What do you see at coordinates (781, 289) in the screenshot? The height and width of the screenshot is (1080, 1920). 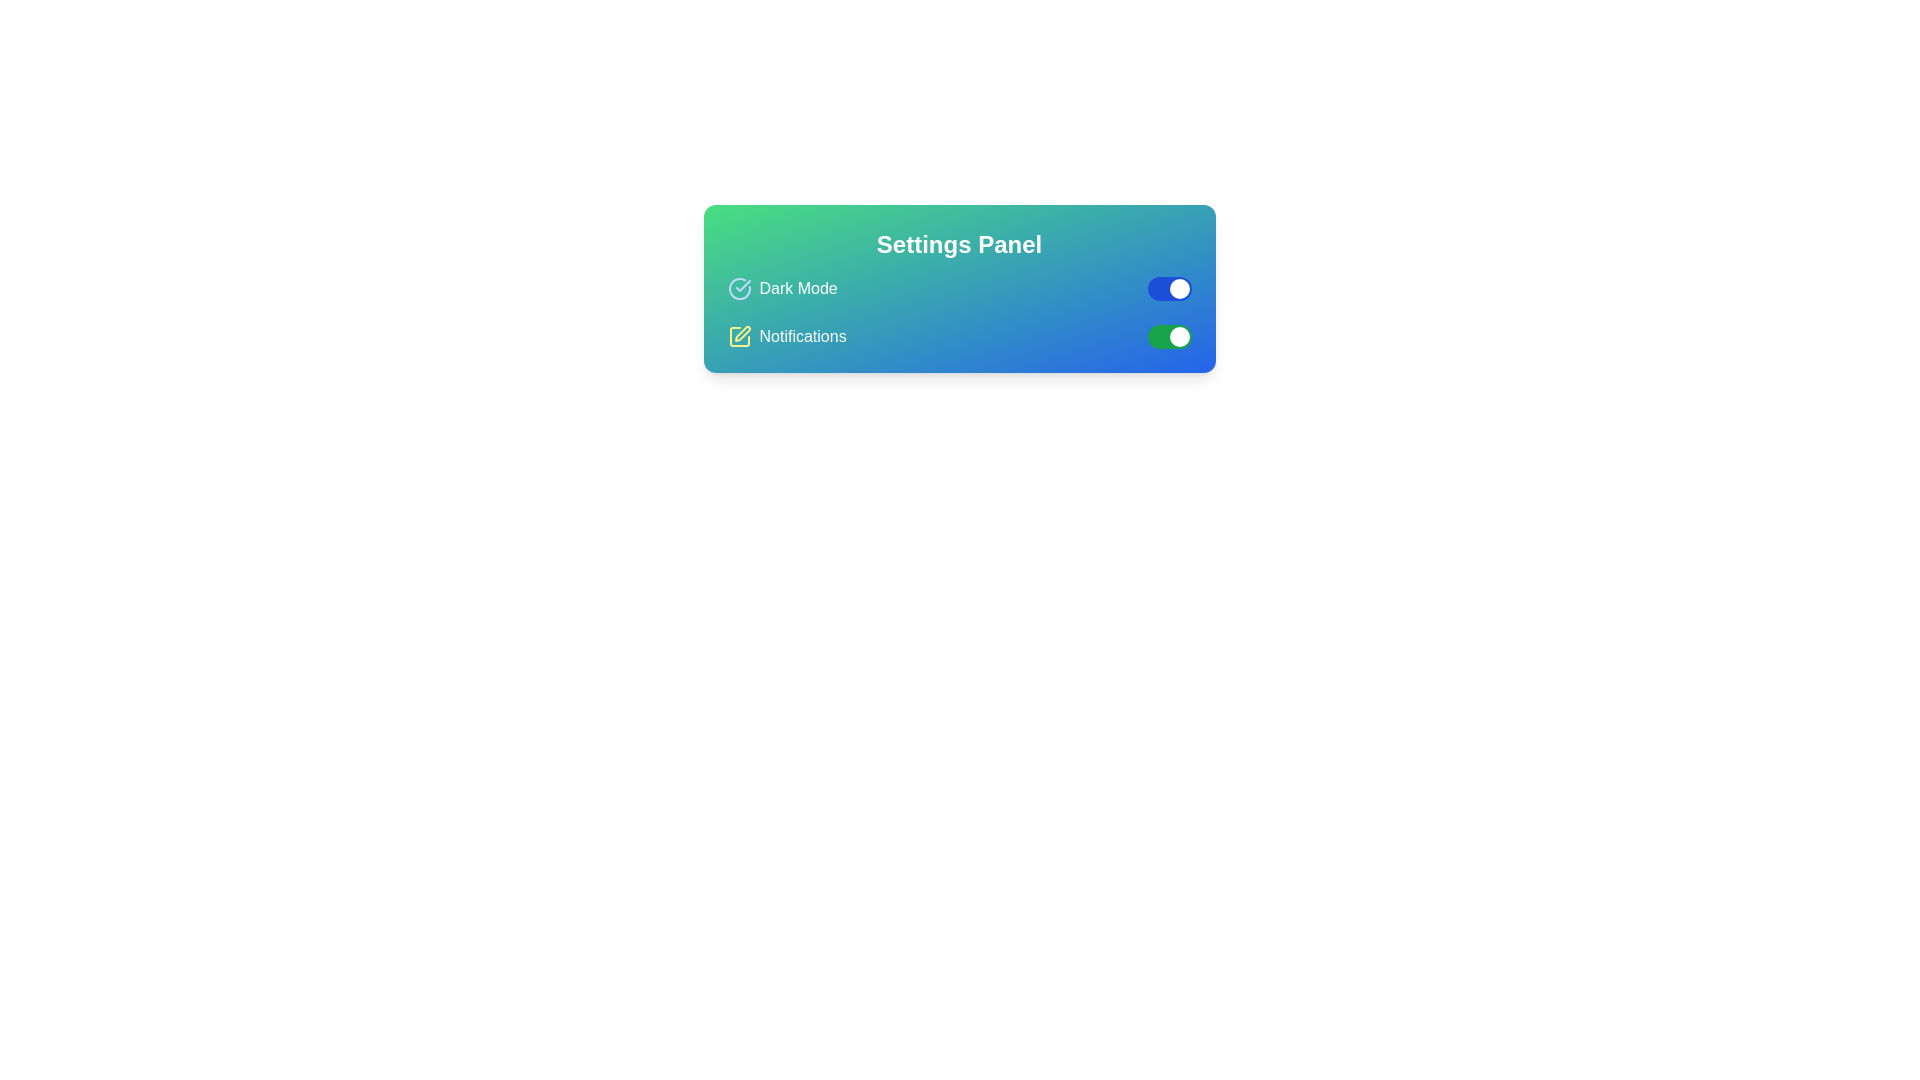 I see `the 'Dark Mode' element, which consists of a blue-tinted verified circle icon with a checkmark and bold text, located at the top-left corner of the settings panel` at bounding box center [781, 289].